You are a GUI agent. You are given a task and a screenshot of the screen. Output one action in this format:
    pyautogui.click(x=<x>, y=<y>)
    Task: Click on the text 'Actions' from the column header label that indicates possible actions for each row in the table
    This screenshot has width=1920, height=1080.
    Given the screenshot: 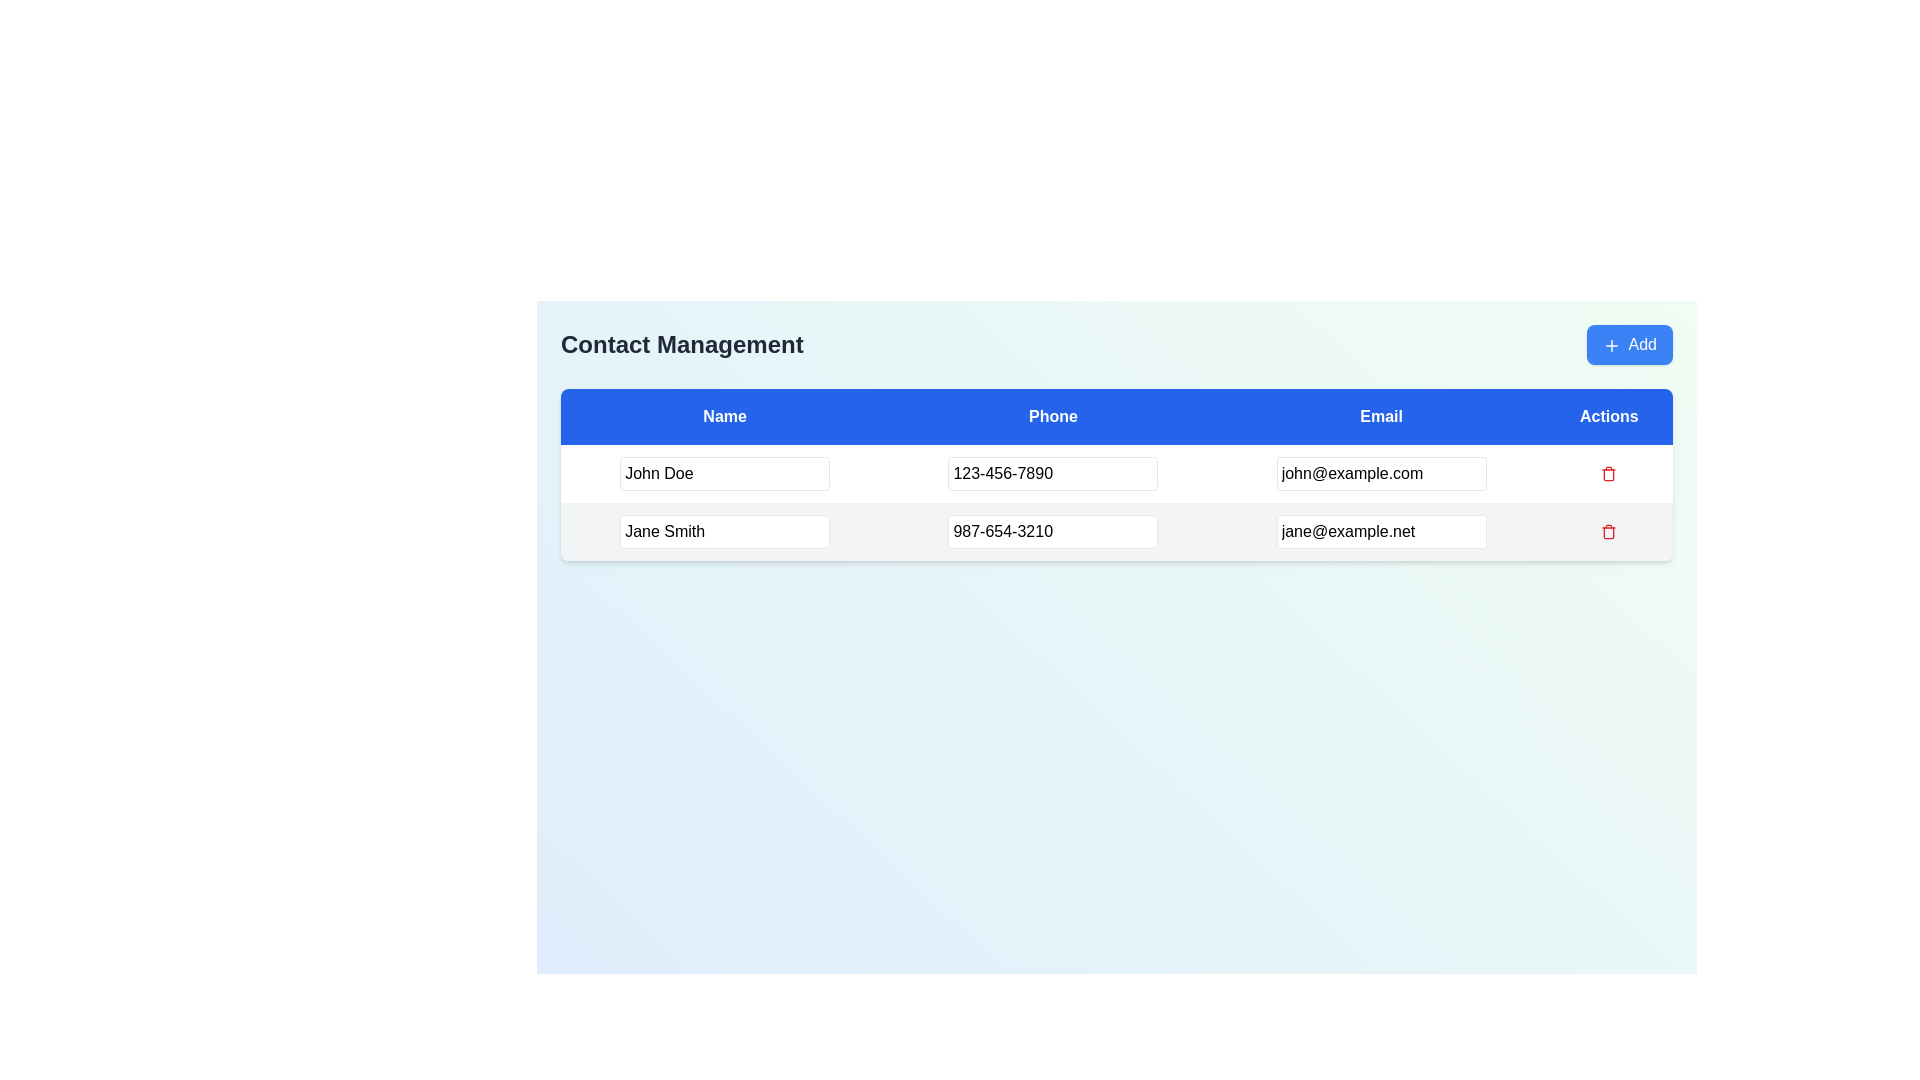 What is the action you would take?
    pyautogui.click(x=1609, y=415)
    